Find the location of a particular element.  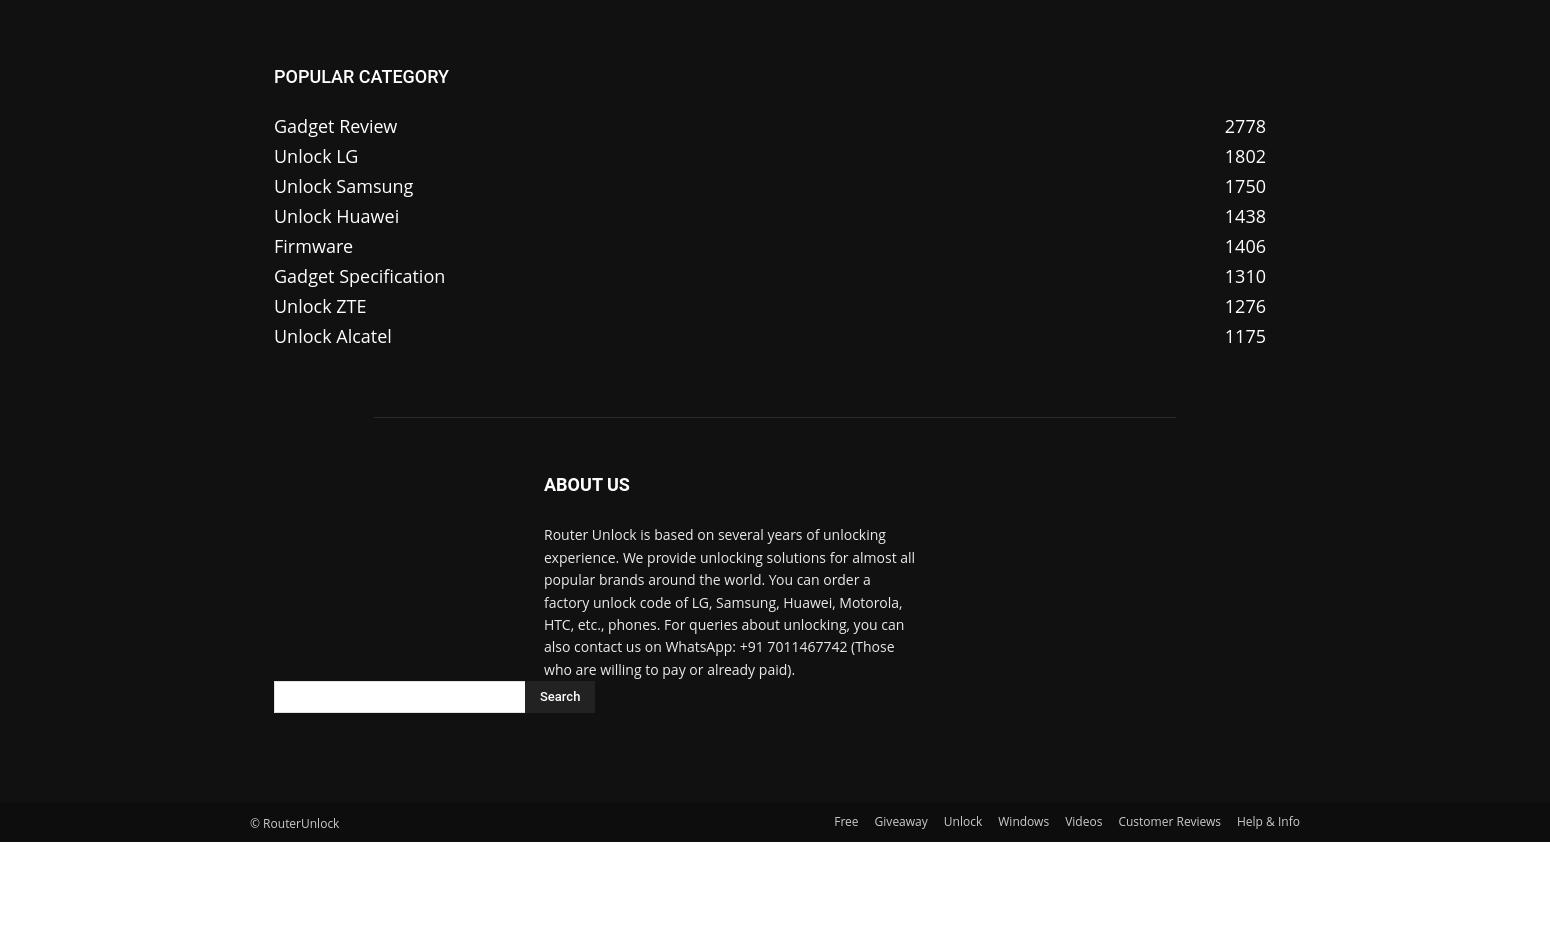

'Router Unlock is based on several years of unlocking experience. We provide unlocking solutions for almost all popular brands around the world. You can order a factory unlock code of LG, Samsung, Huawei, Motorola, HTC, etc., phones. For queries about unlocking, you can also contact us on WhatsApp: +91 7011467742 (Those who are willing to pay or already paid).' is located at coordinates (729, 601).